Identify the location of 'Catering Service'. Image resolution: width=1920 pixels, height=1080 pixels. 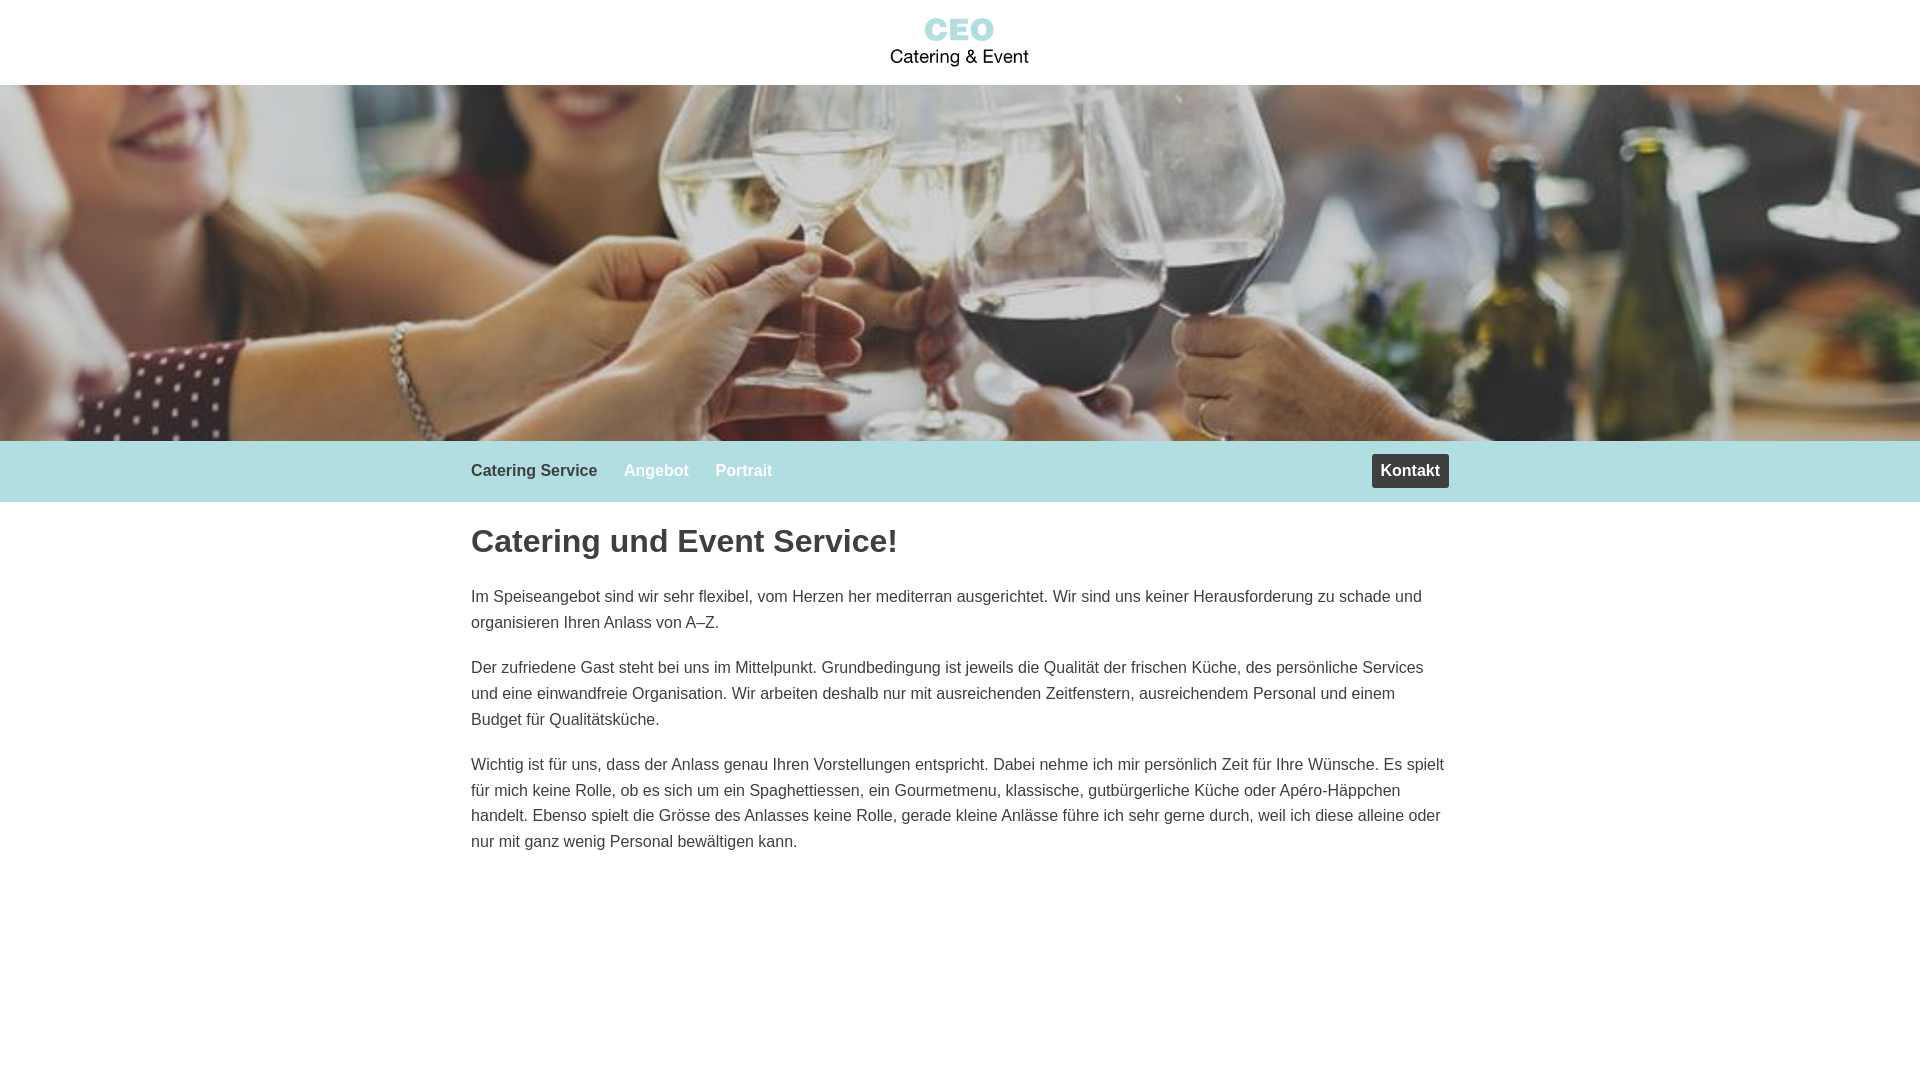
(460, 470).